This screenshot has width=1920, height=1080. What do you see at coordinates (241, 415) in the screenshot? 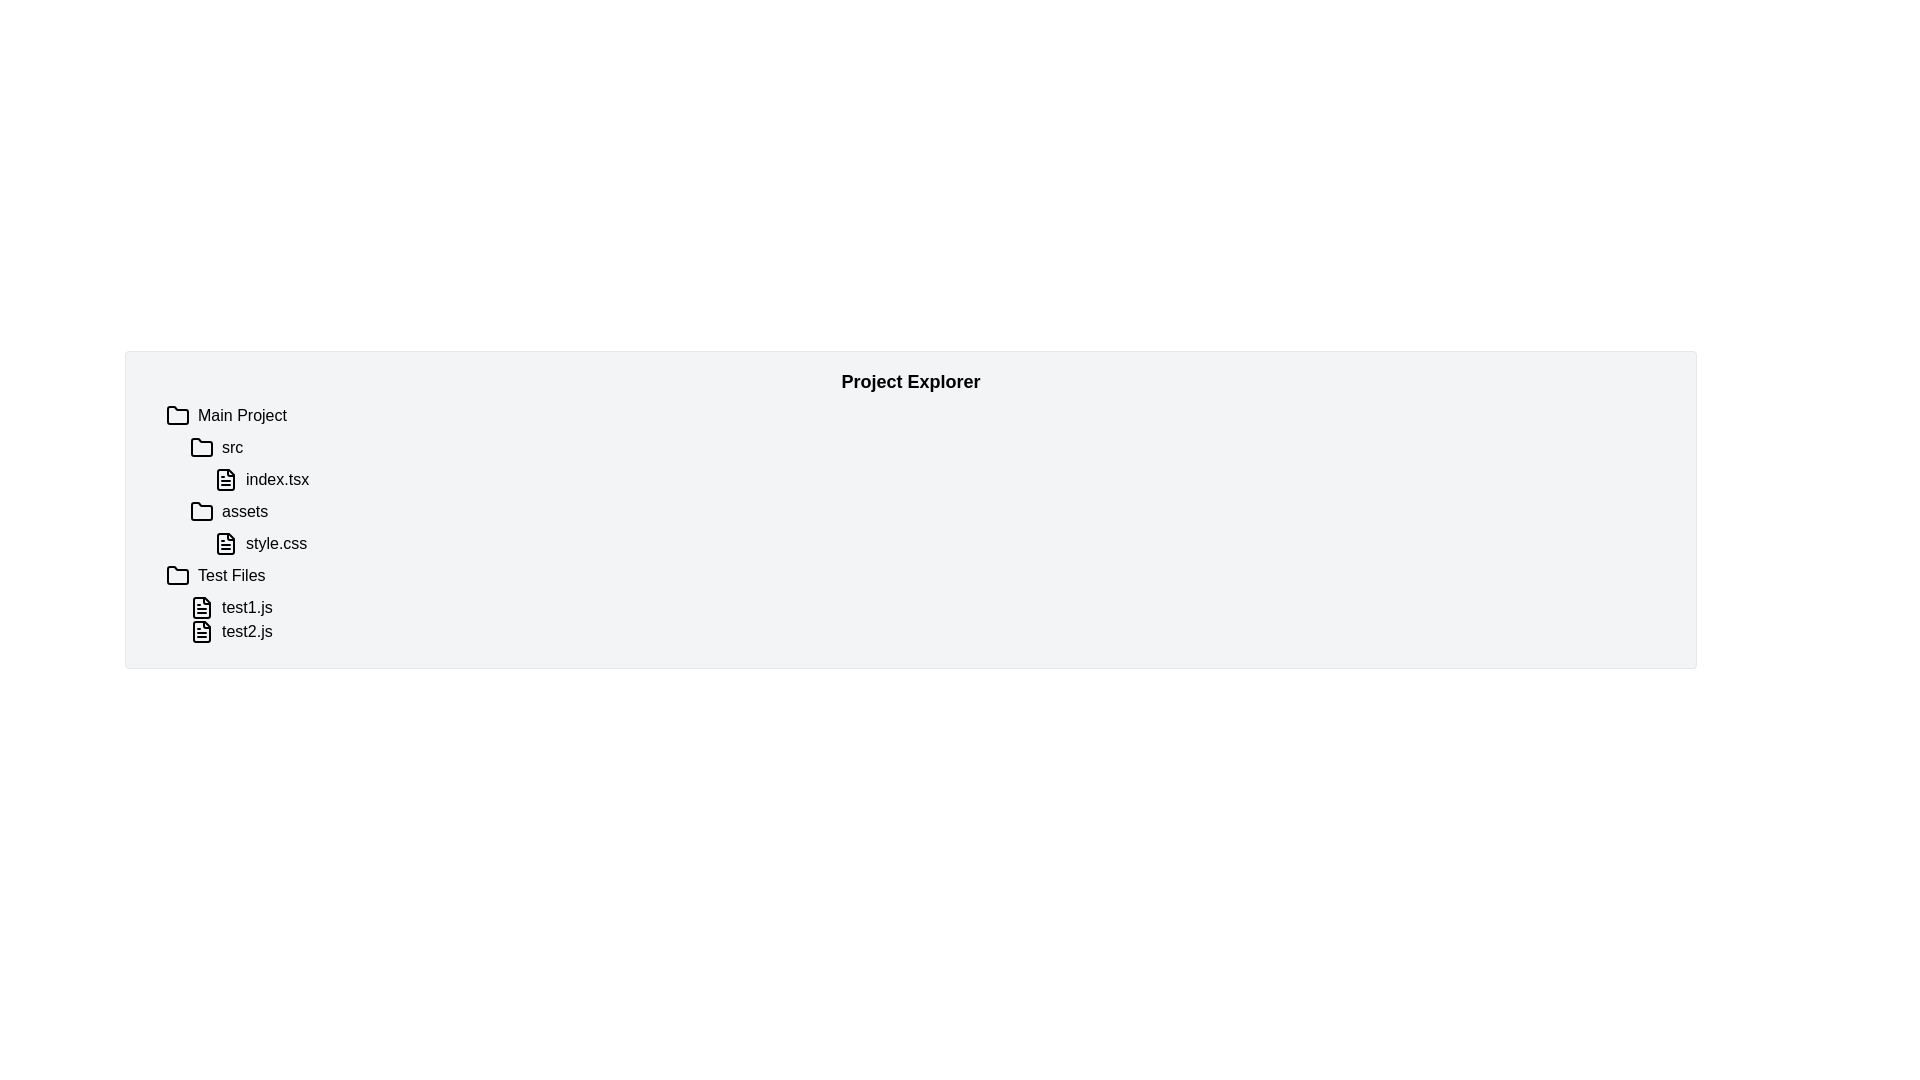
I see `the text label indicating the 'Main Project'` at bounding box center [241, 415].